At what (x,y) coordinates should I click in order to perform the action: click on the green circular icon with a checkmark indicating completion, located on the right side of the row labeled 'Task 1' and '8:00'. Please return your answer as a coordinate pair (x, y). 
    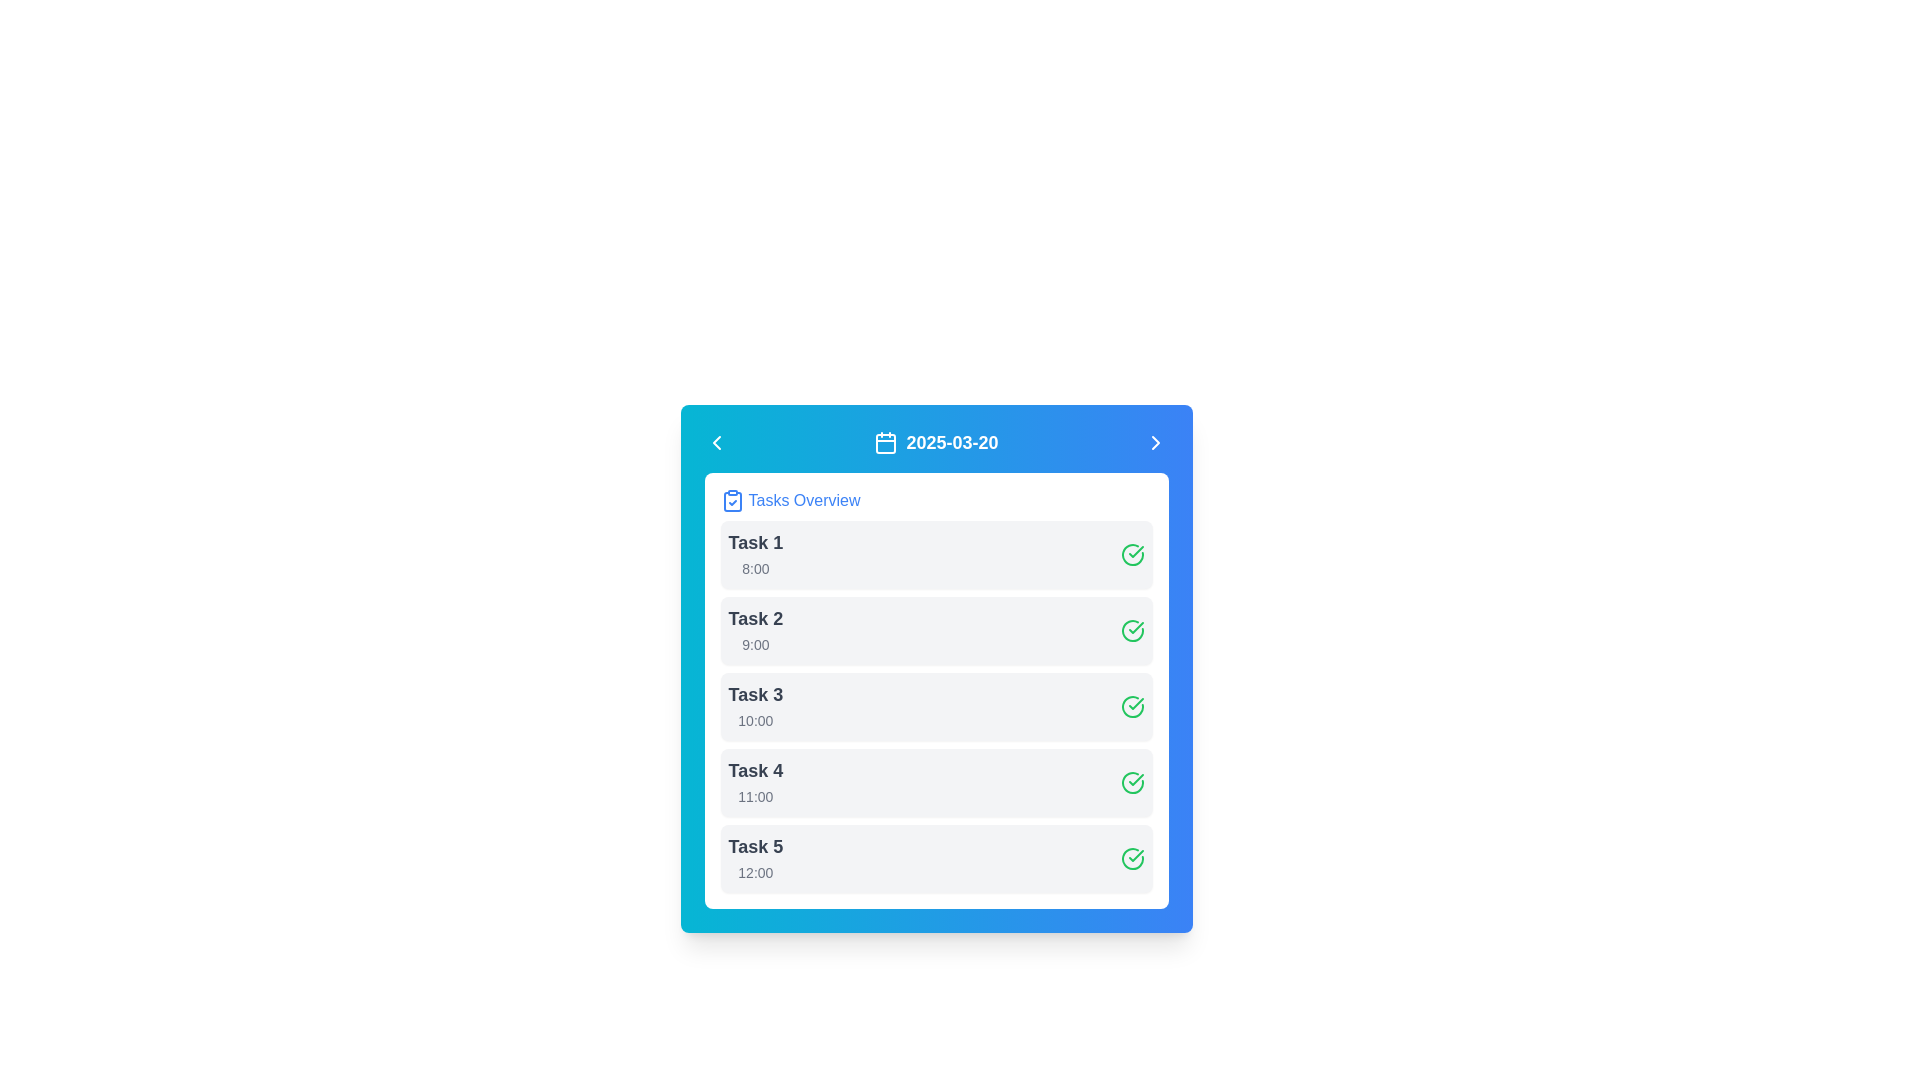
    Looking at the image, I should click on (1132, 555).